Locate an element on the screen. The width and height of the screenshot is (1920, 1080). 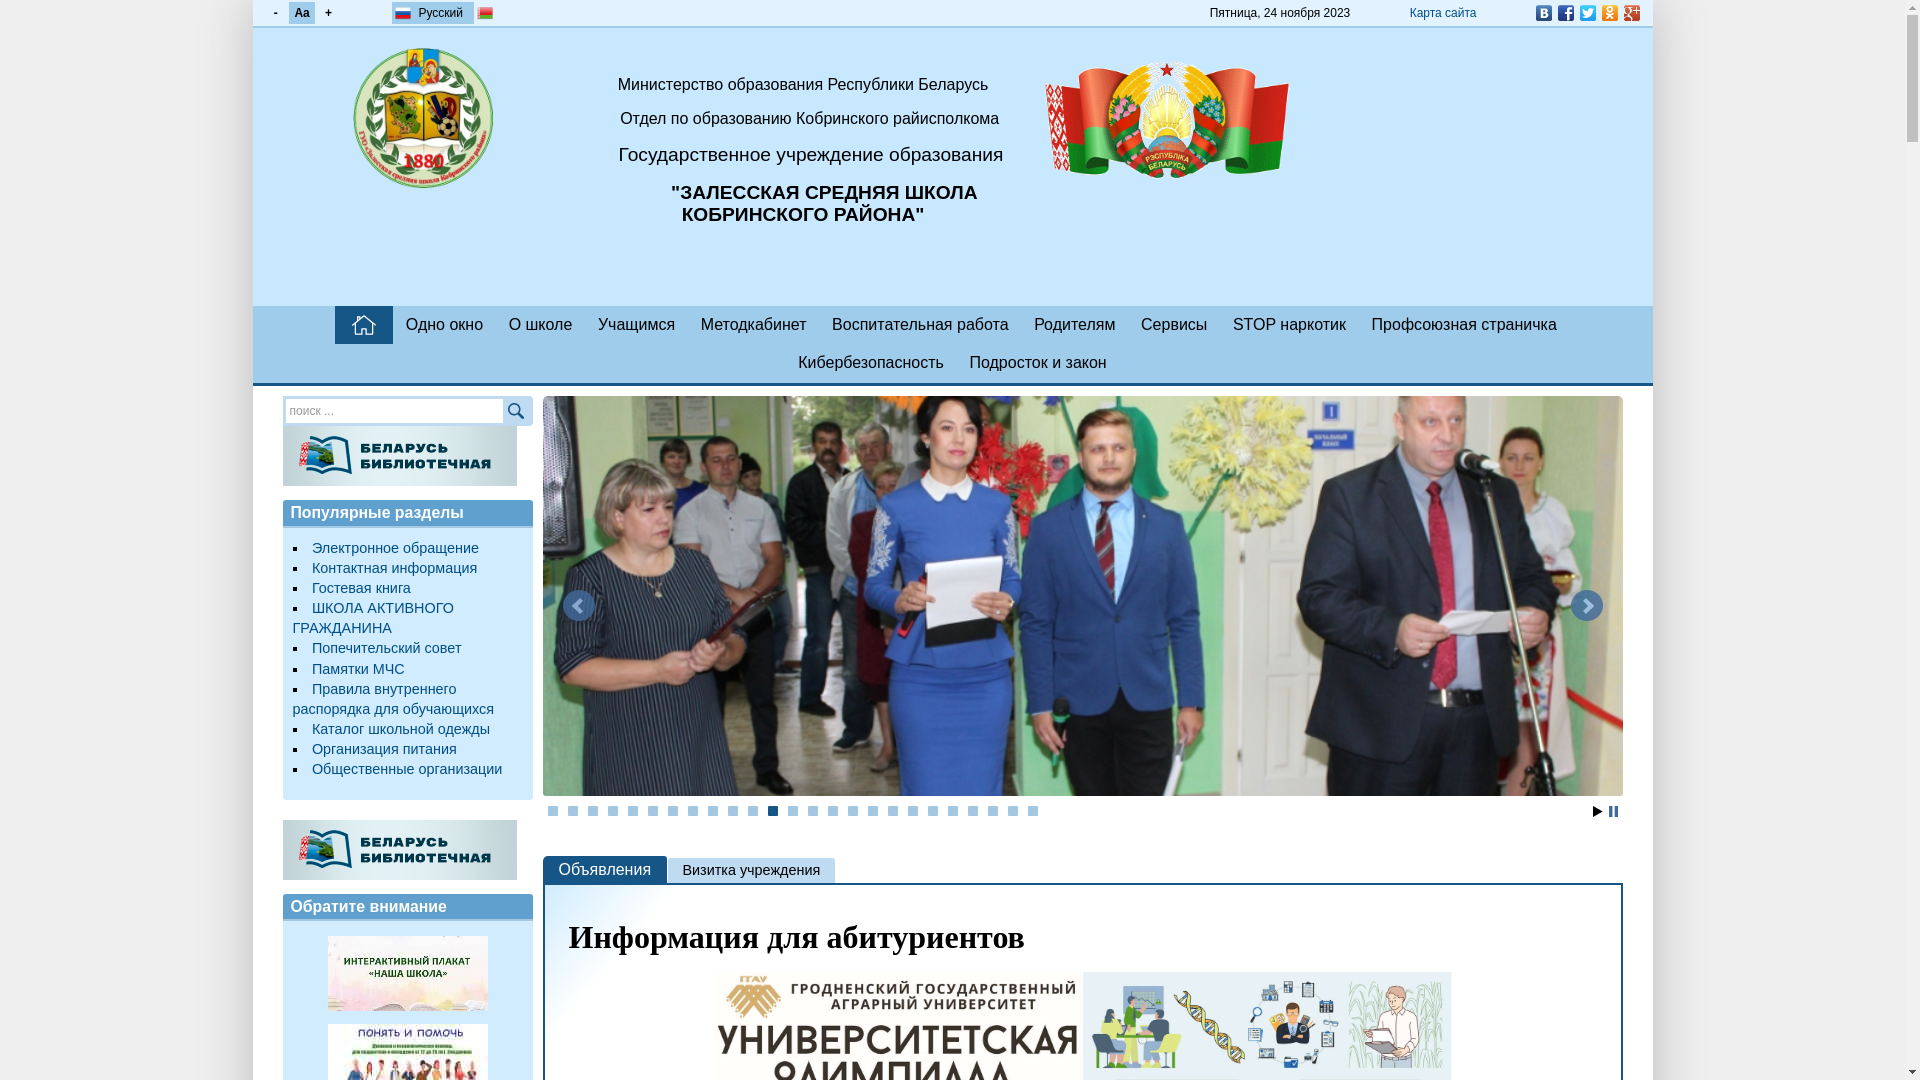
'10' is located at coordinates (732, 810).